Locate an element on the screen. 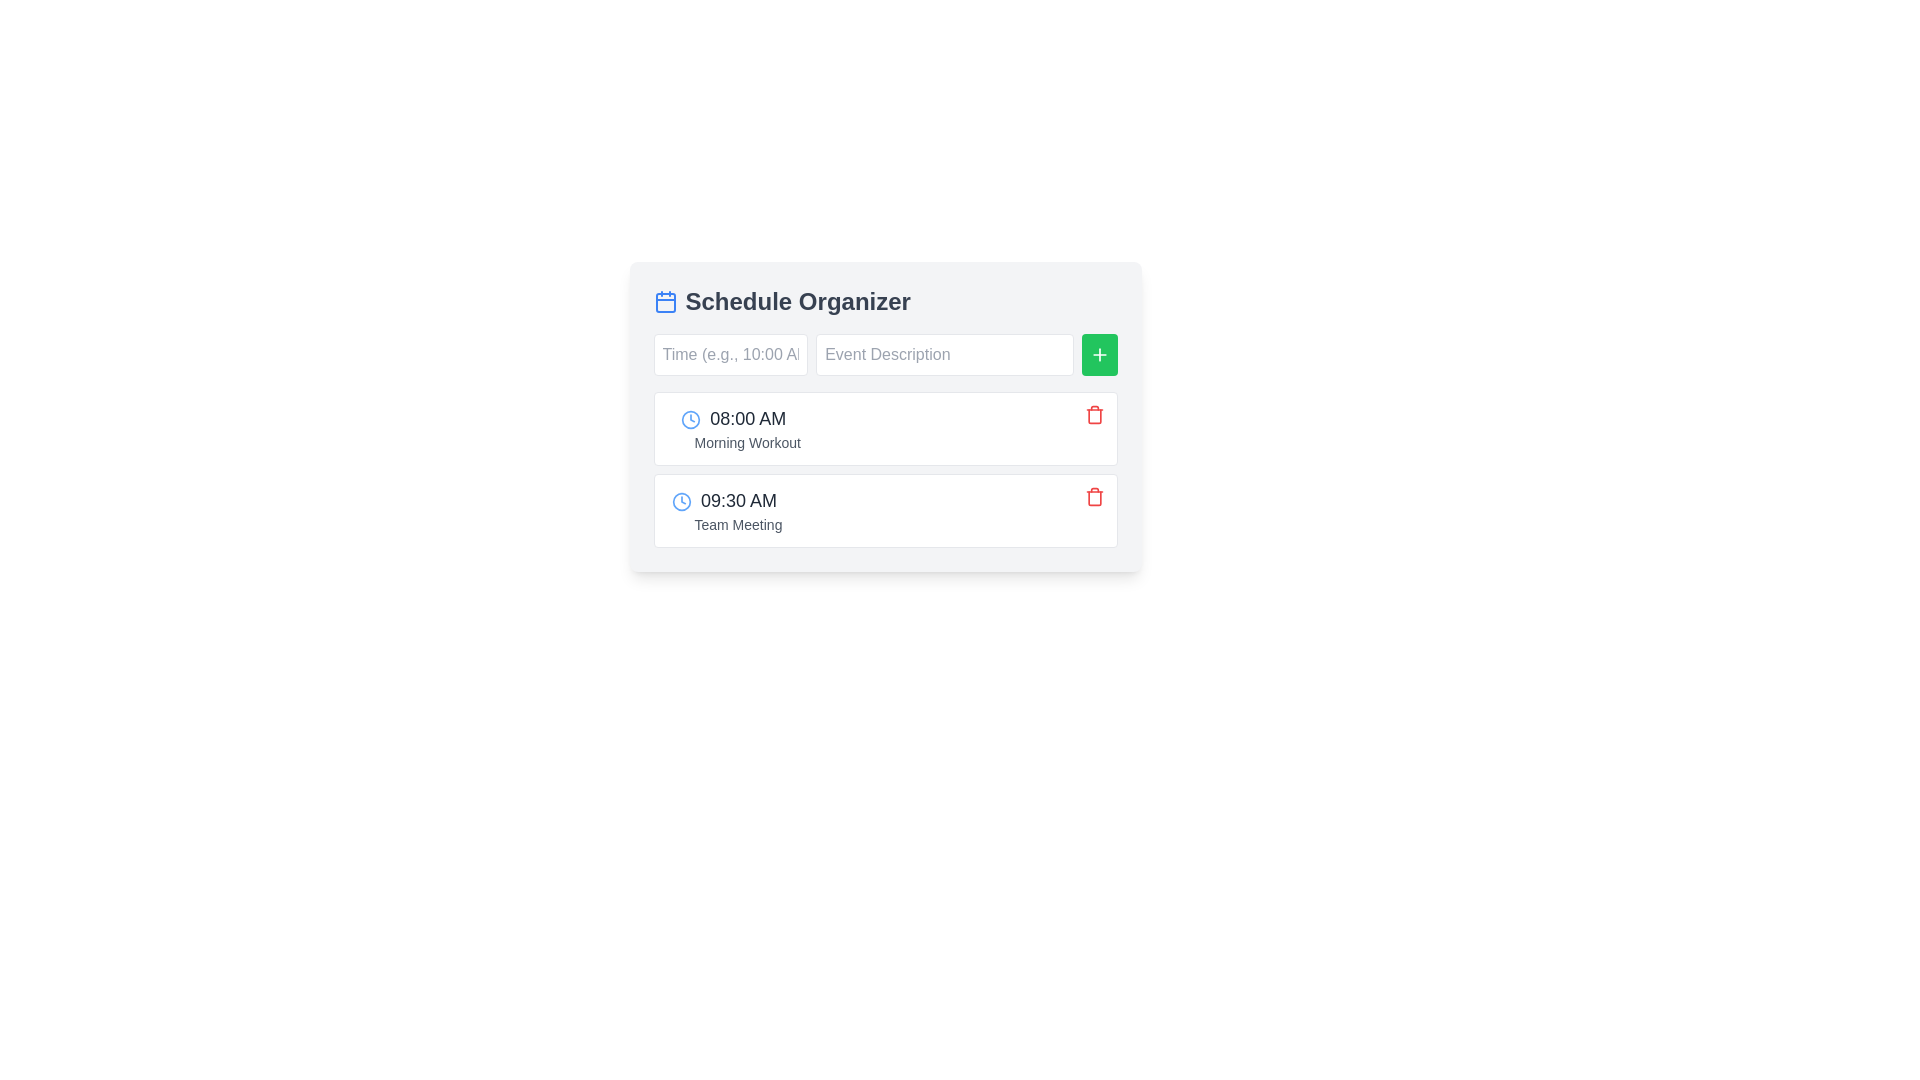  the red trash can icon button located at the right end of the top event row in the schedule organizer interface for the '08:00 AM Morning Workout' event is located at coordinates (1093, 414).